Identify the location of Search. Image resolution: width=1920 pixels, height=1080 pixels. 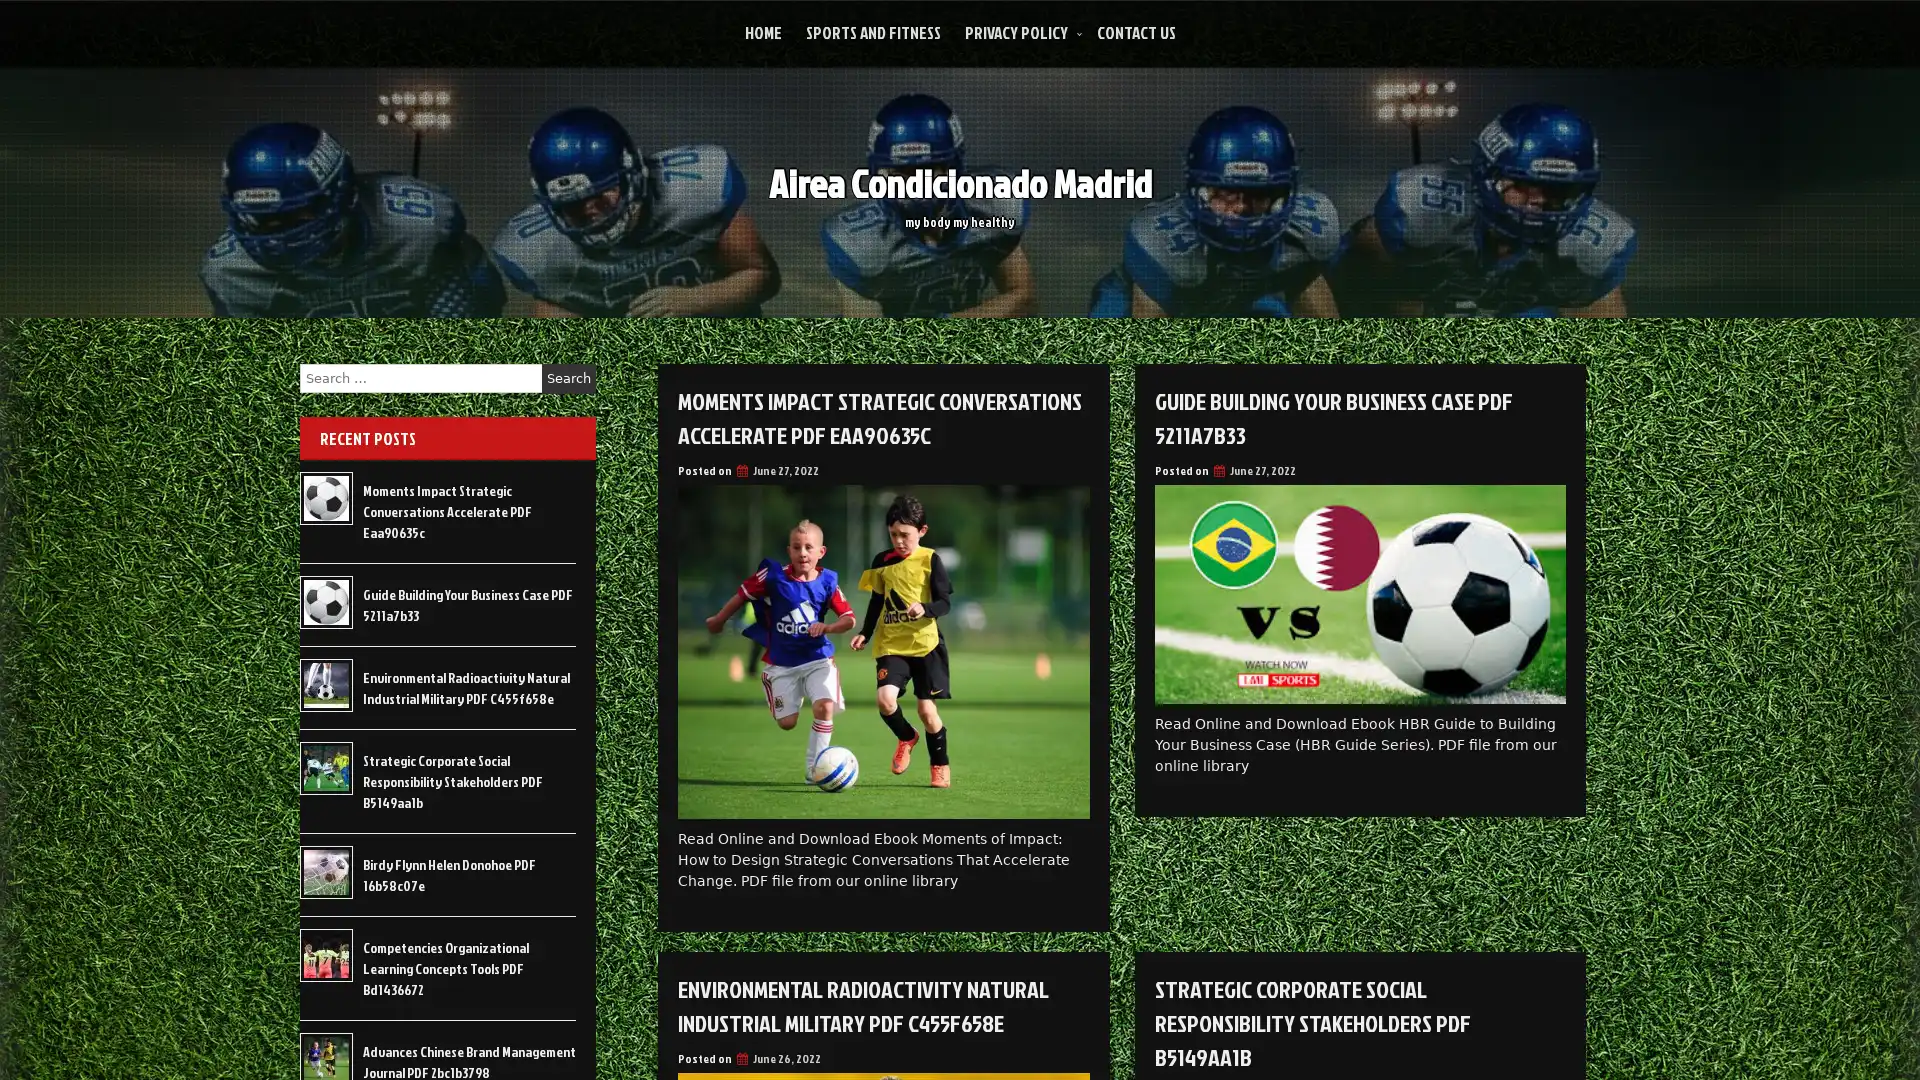
(568, 378).